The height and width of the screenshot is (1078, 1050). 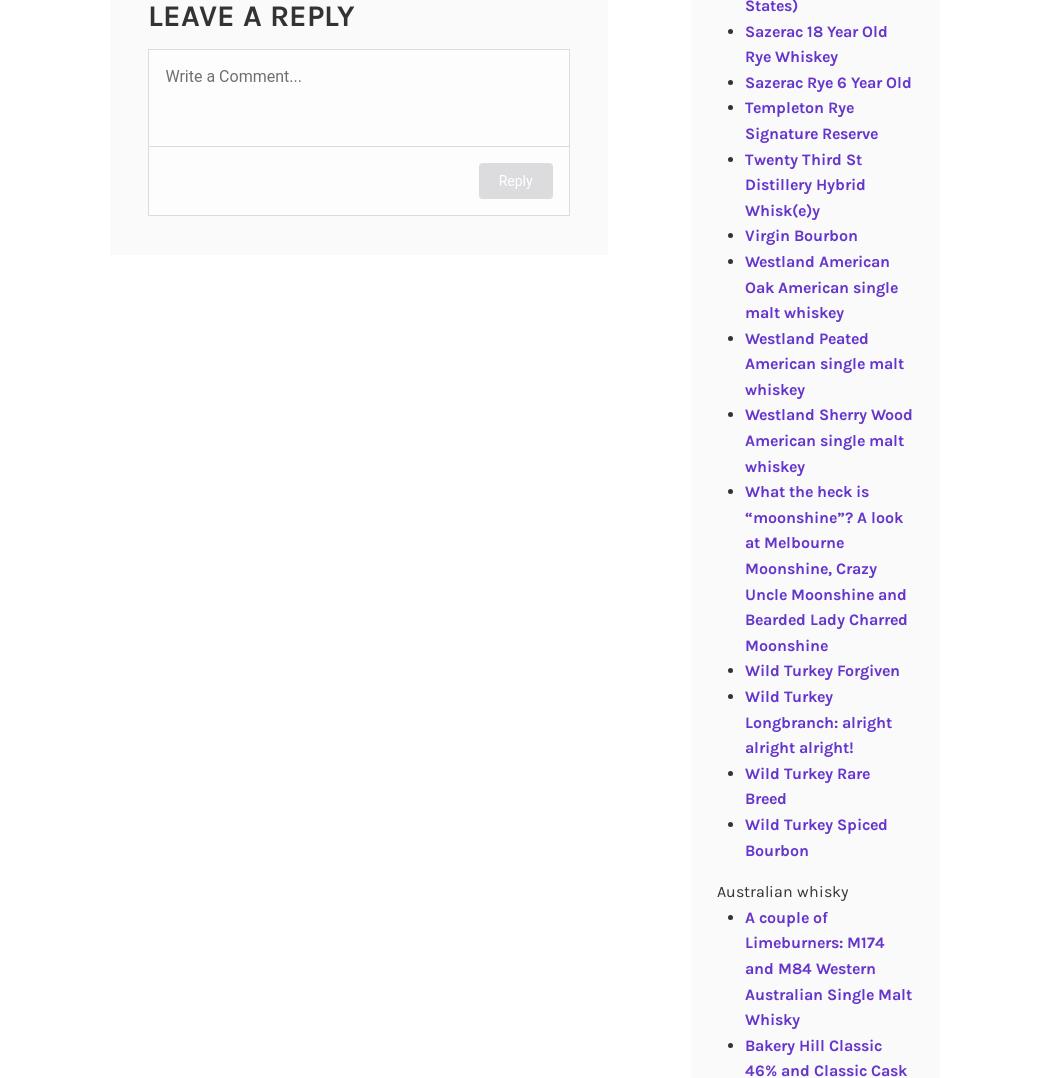 What do you see at coordinates (803, 183) in the screenshot?
I see `'Twenty Third St Distillery Hybrid Whisk(e)y'` at bounding box center [803, 183].